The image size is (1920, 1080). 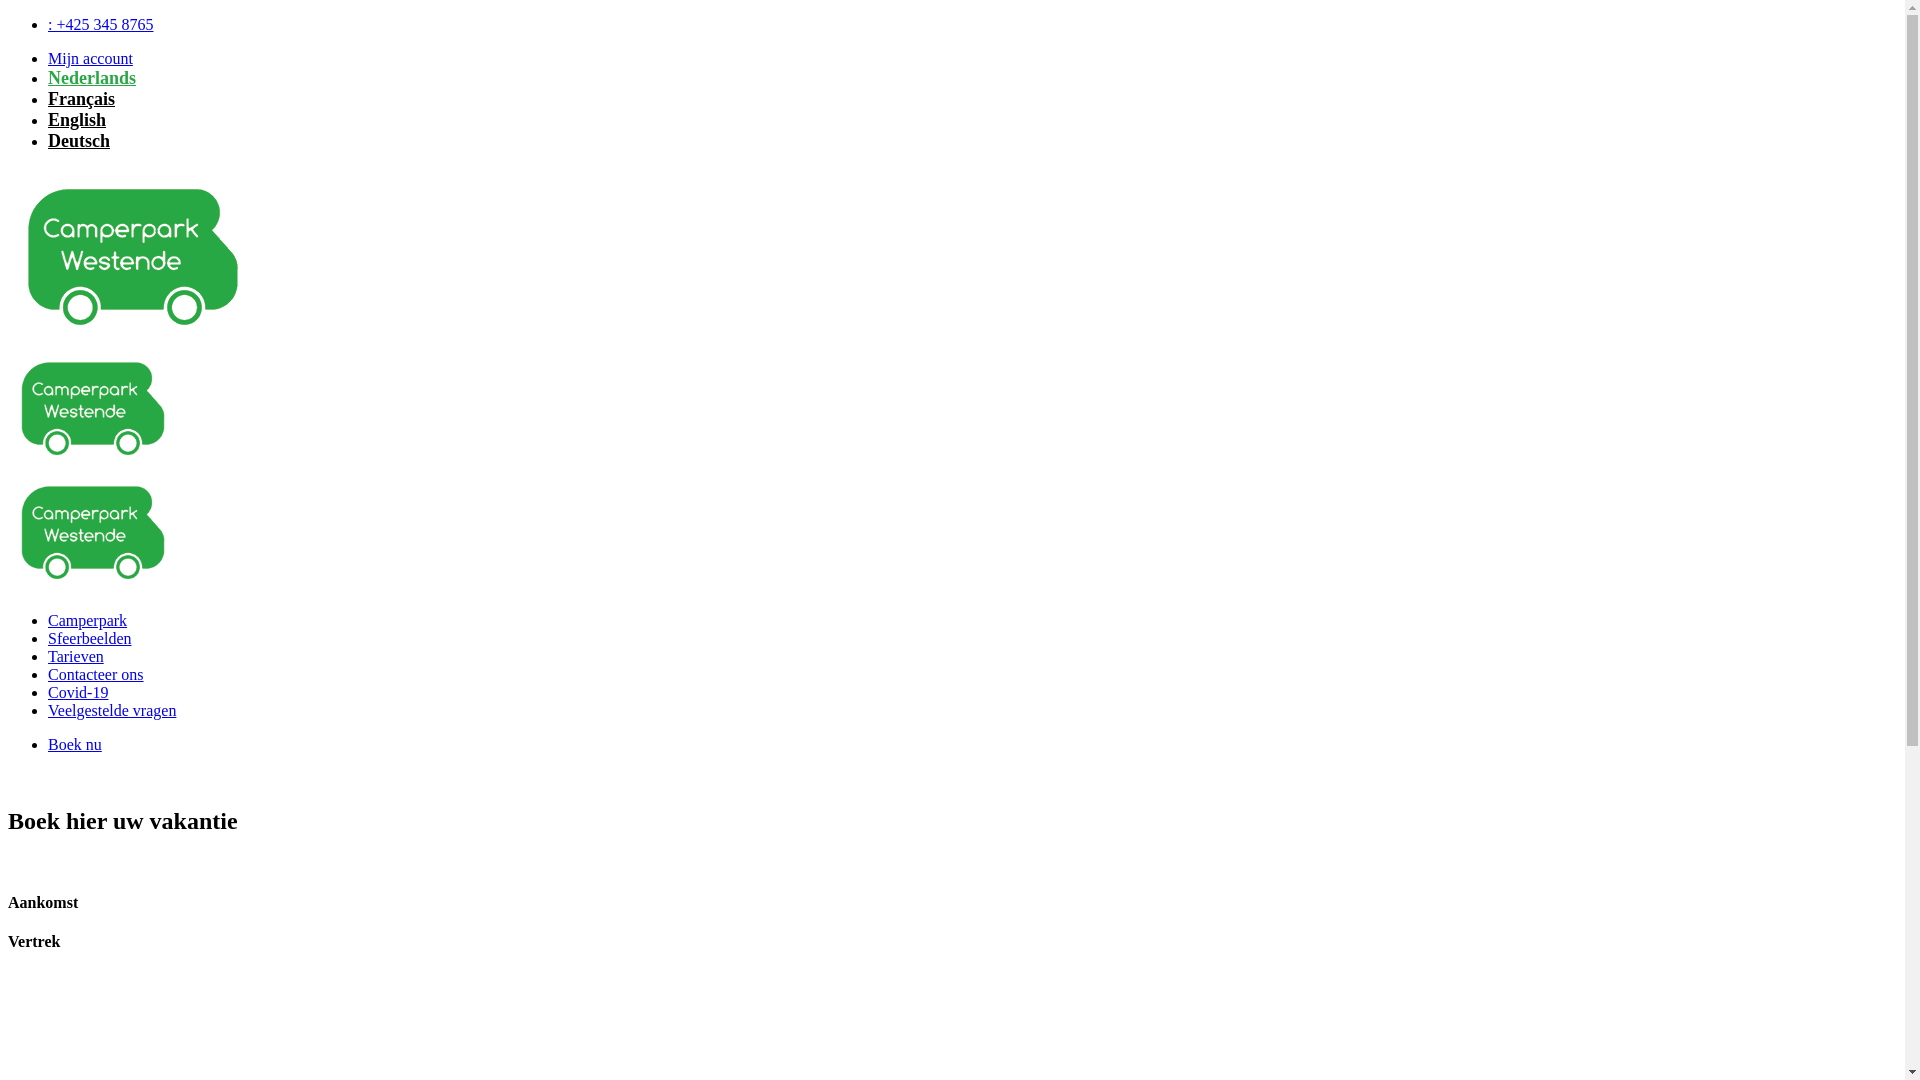 I want to click on 'Boek nu', so click(x=48, y=744).